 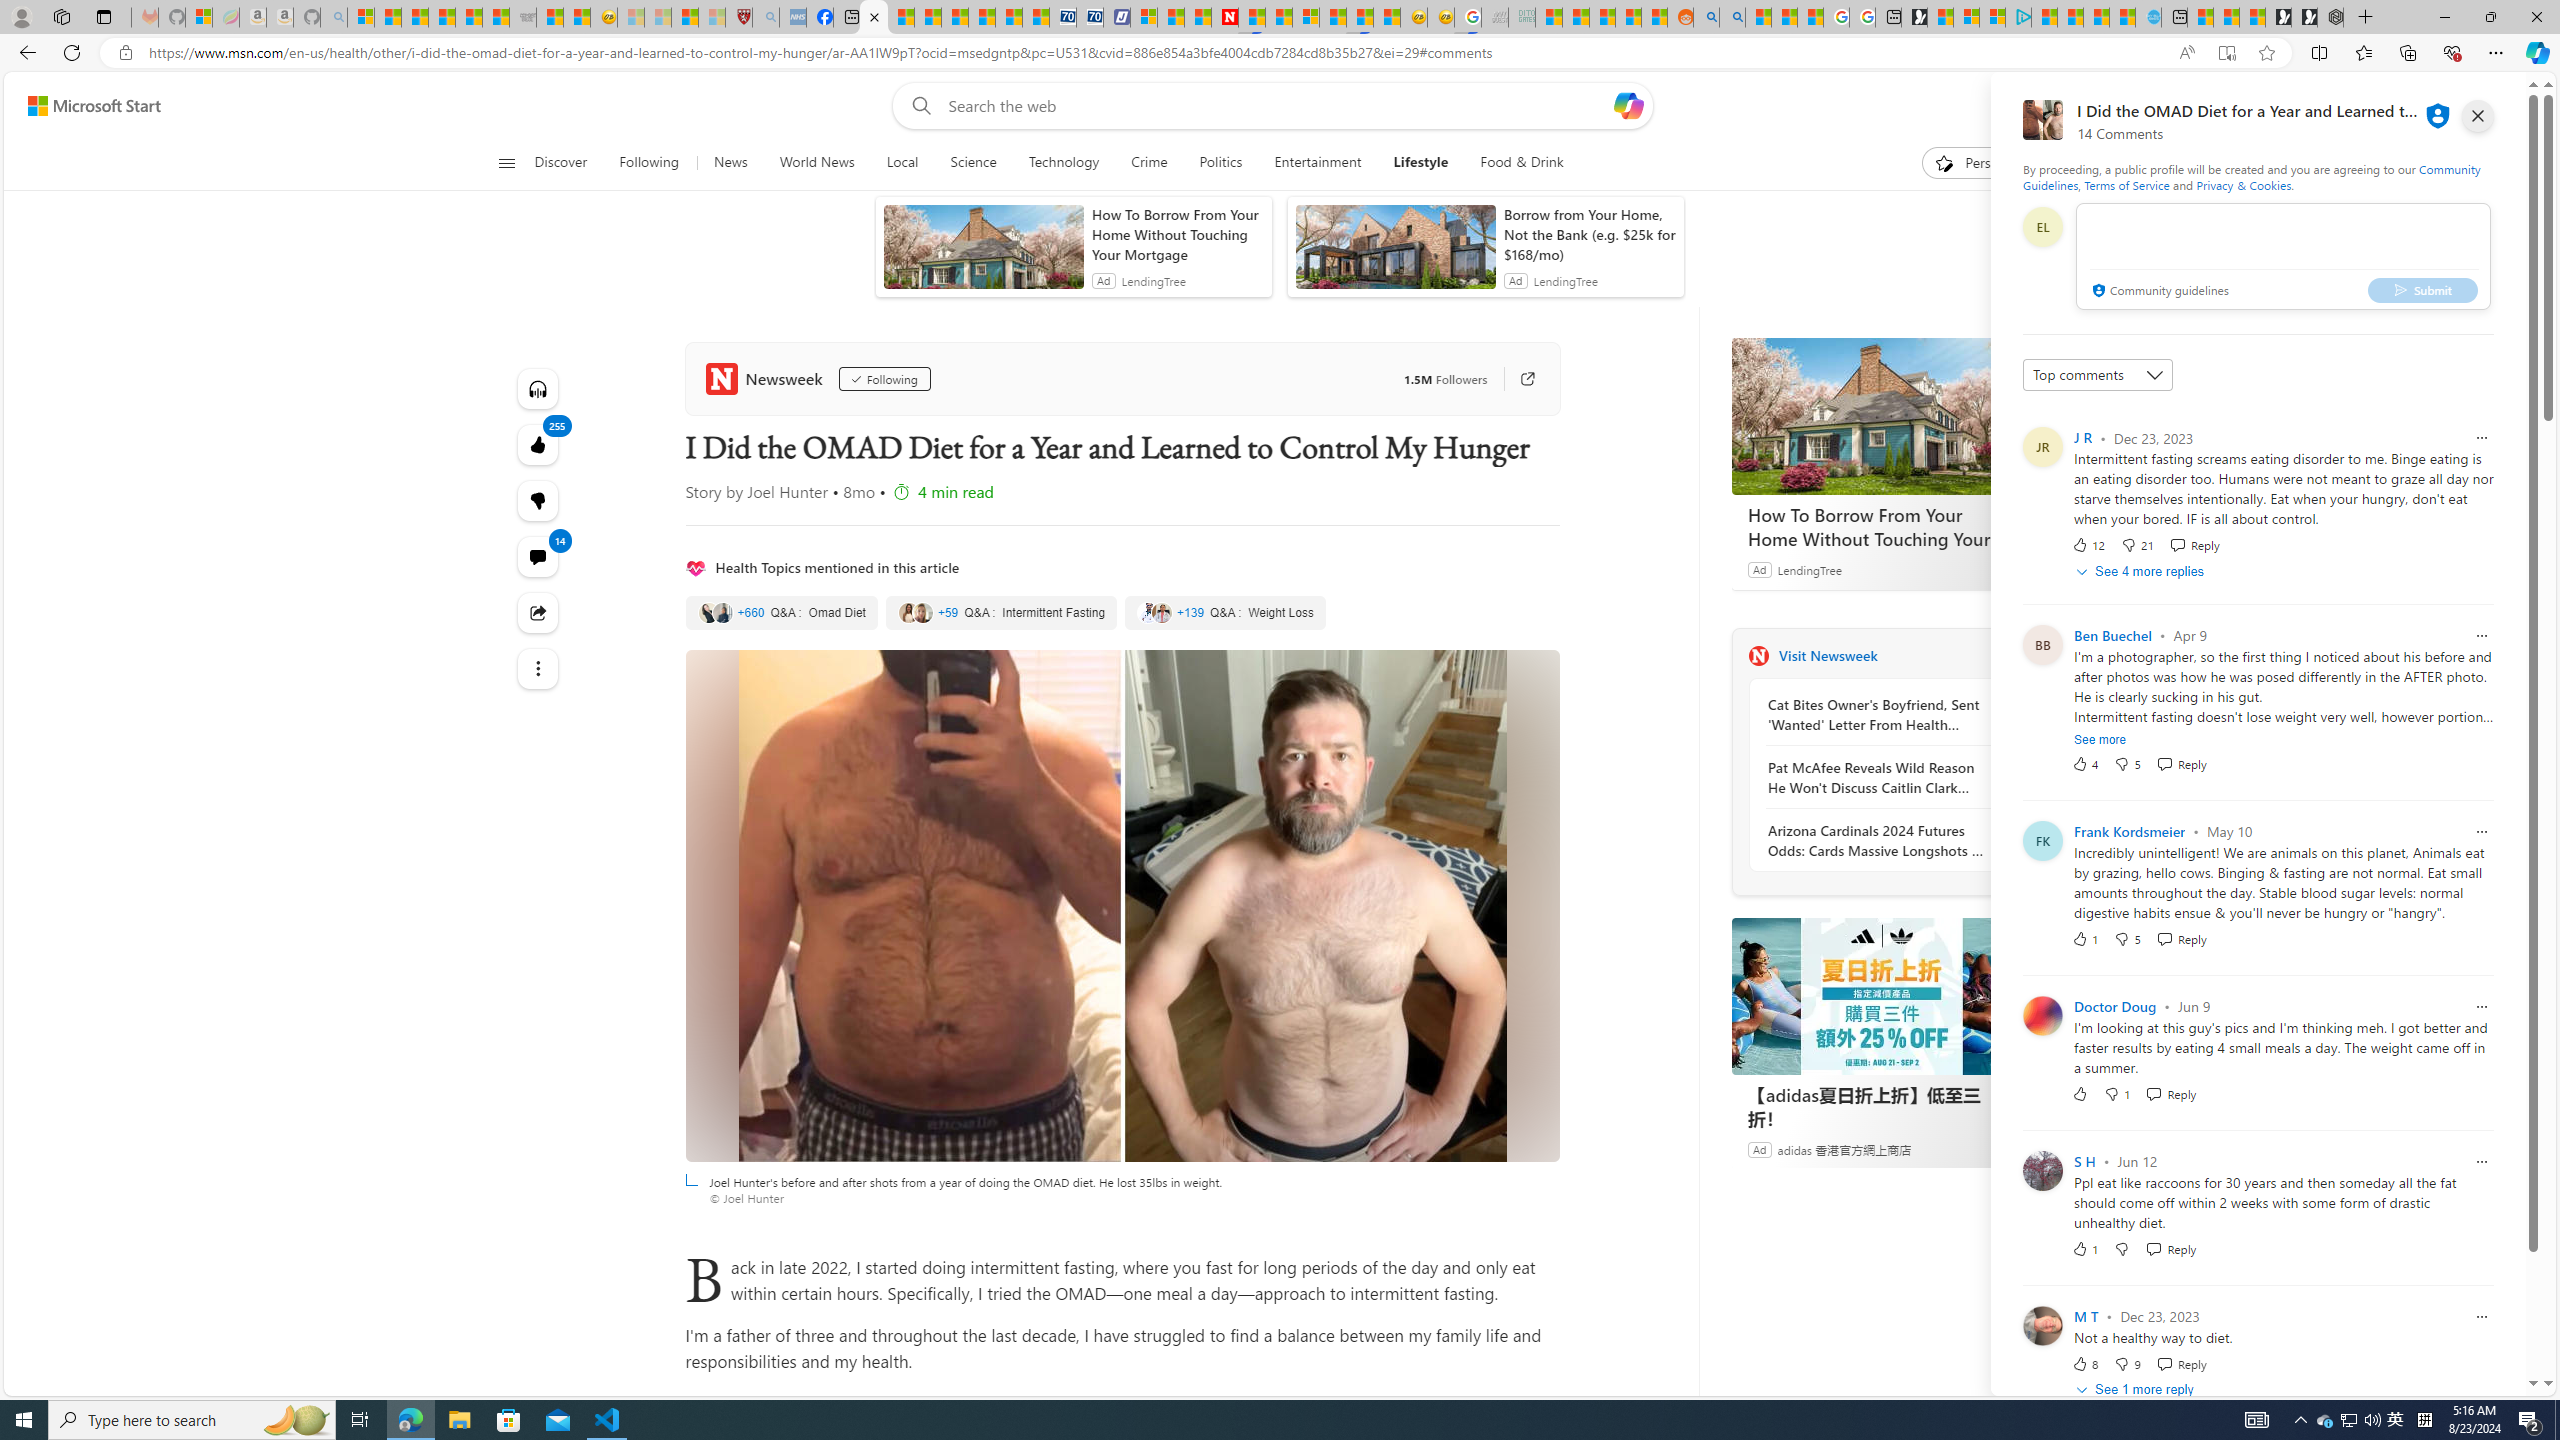 I want to click on 'Sort comments by', so click(x=2096, y=375).